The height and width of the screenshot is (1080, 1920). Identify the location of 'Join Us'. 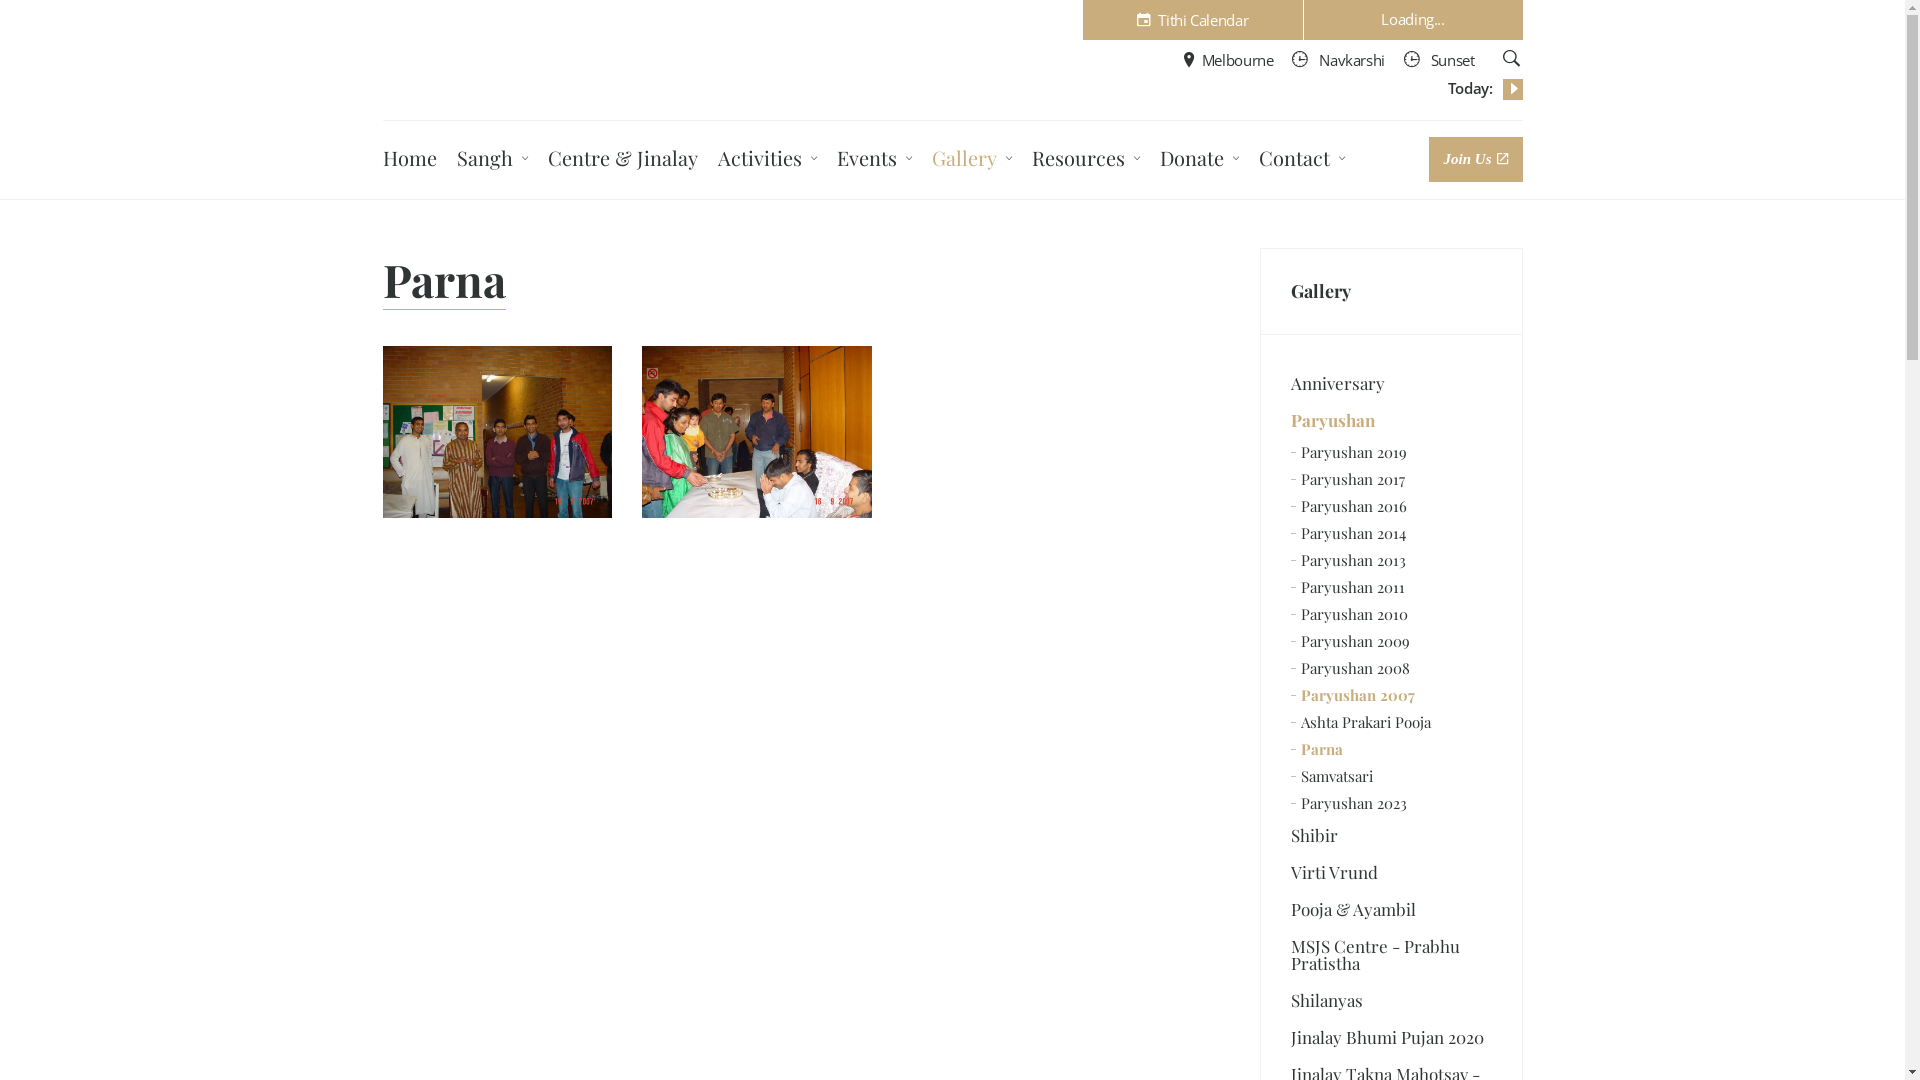
(1476, 158).